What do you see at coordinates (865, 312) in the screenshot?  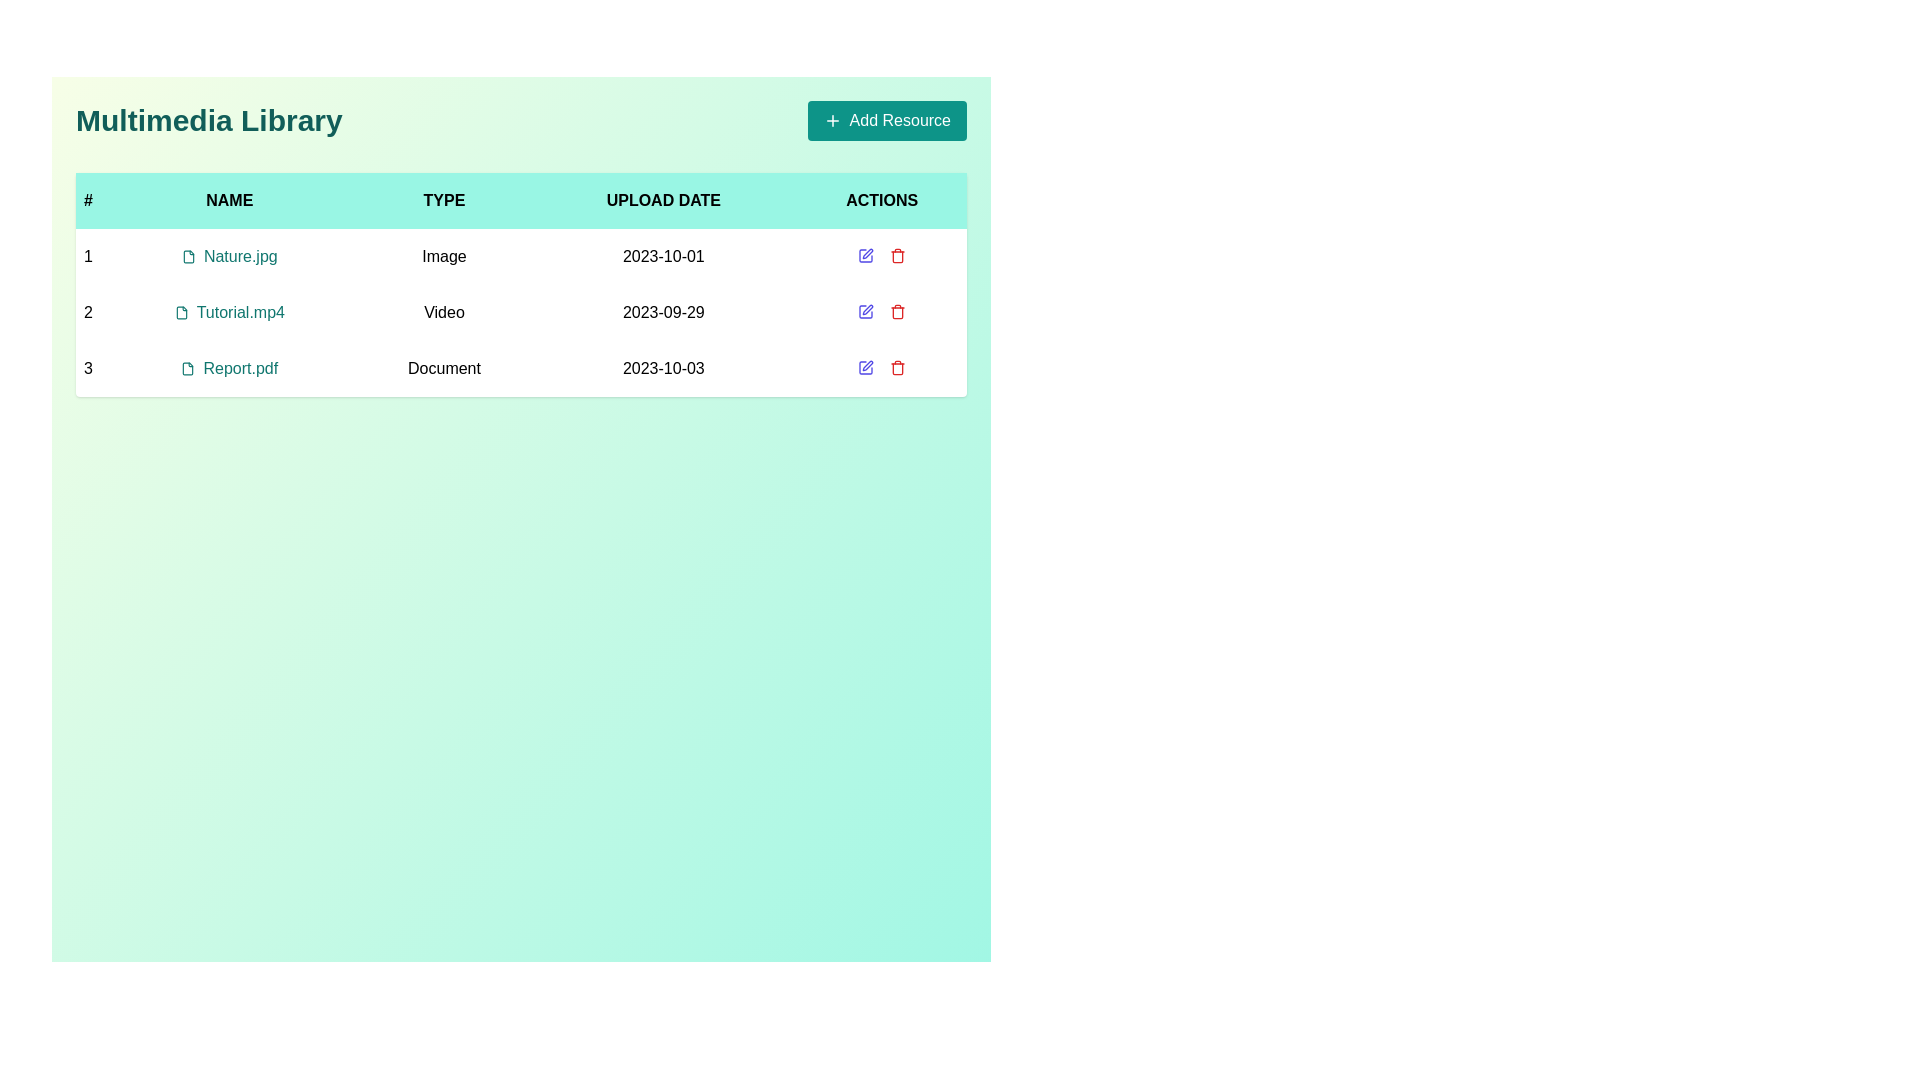 I see `the editing icon button in the second row of the 'Actions' column to initiate the edit function for the 'Tutorial.mp4' item` at bounding box center [865, 312].